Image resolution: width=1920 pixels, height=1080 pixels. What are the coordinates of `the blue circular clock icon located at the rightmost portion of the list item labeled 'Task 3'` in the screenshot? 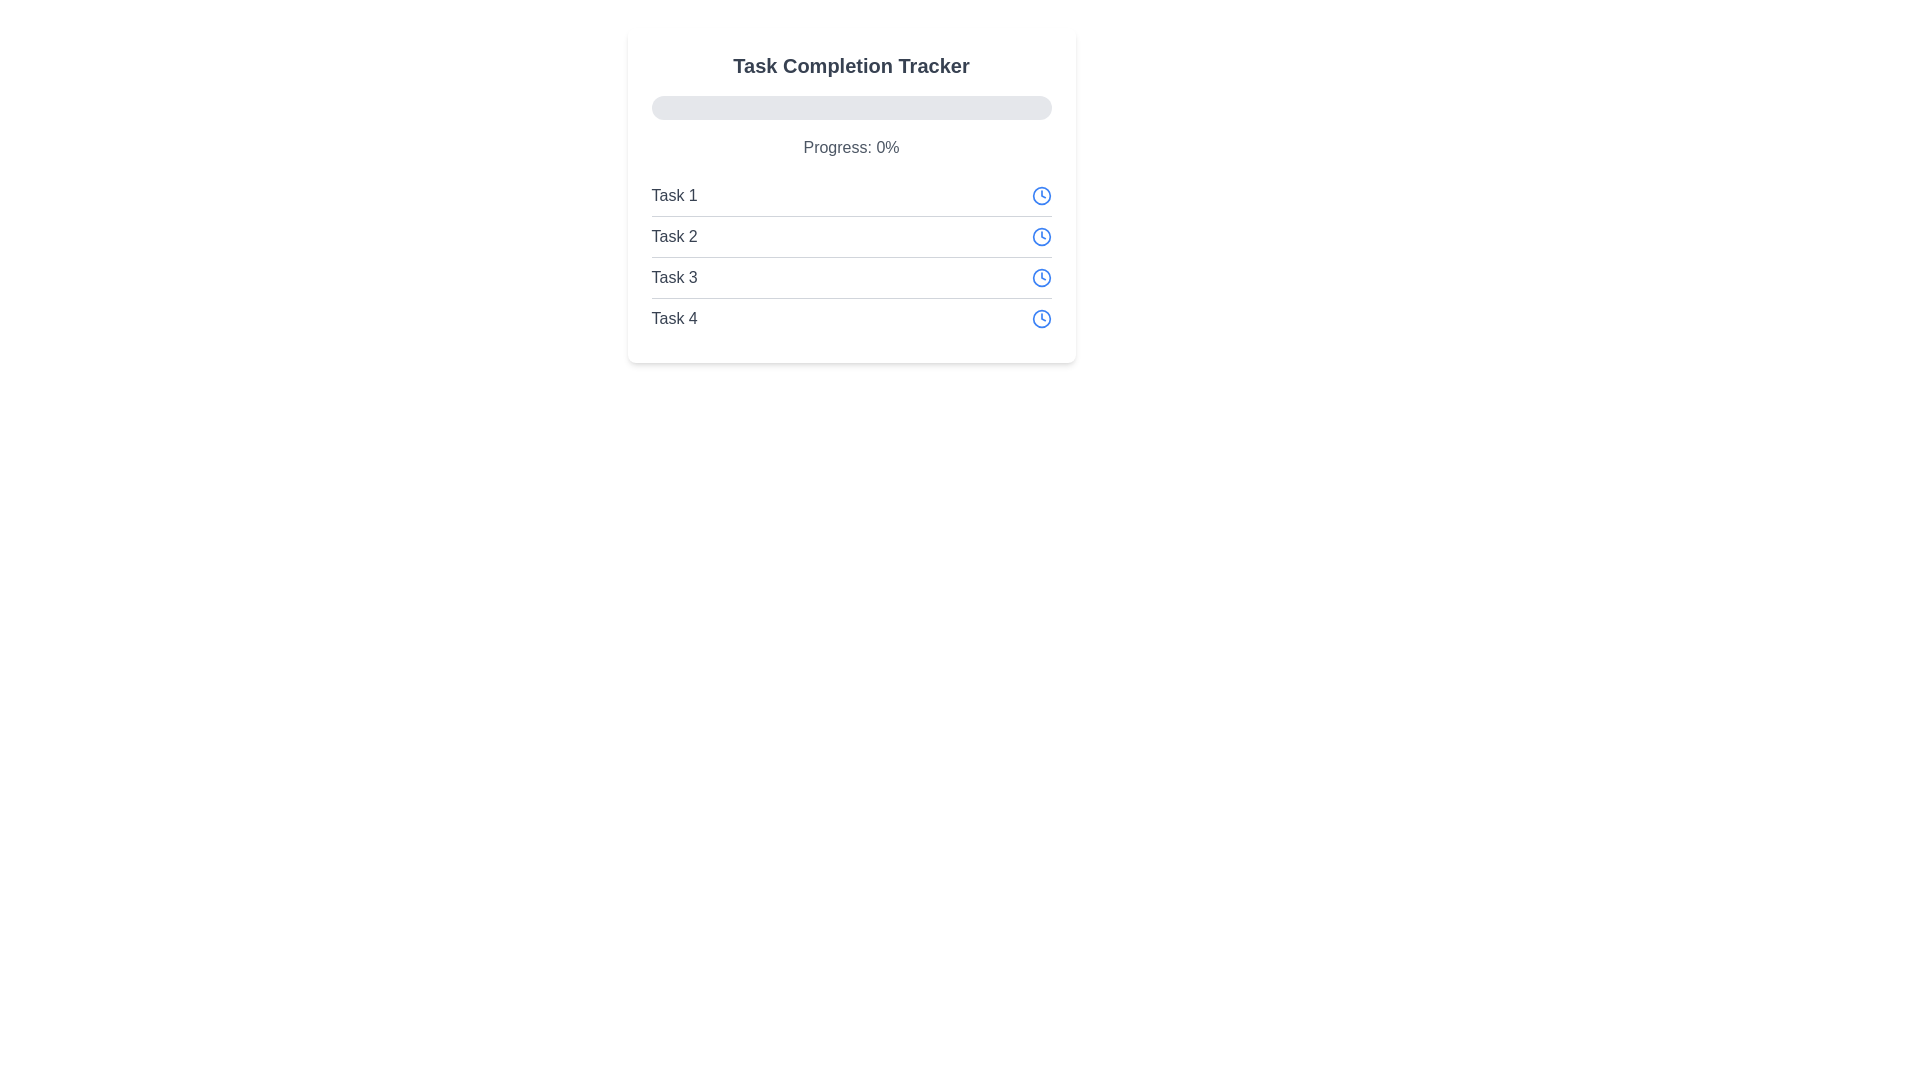 It's located at (1040, 277).